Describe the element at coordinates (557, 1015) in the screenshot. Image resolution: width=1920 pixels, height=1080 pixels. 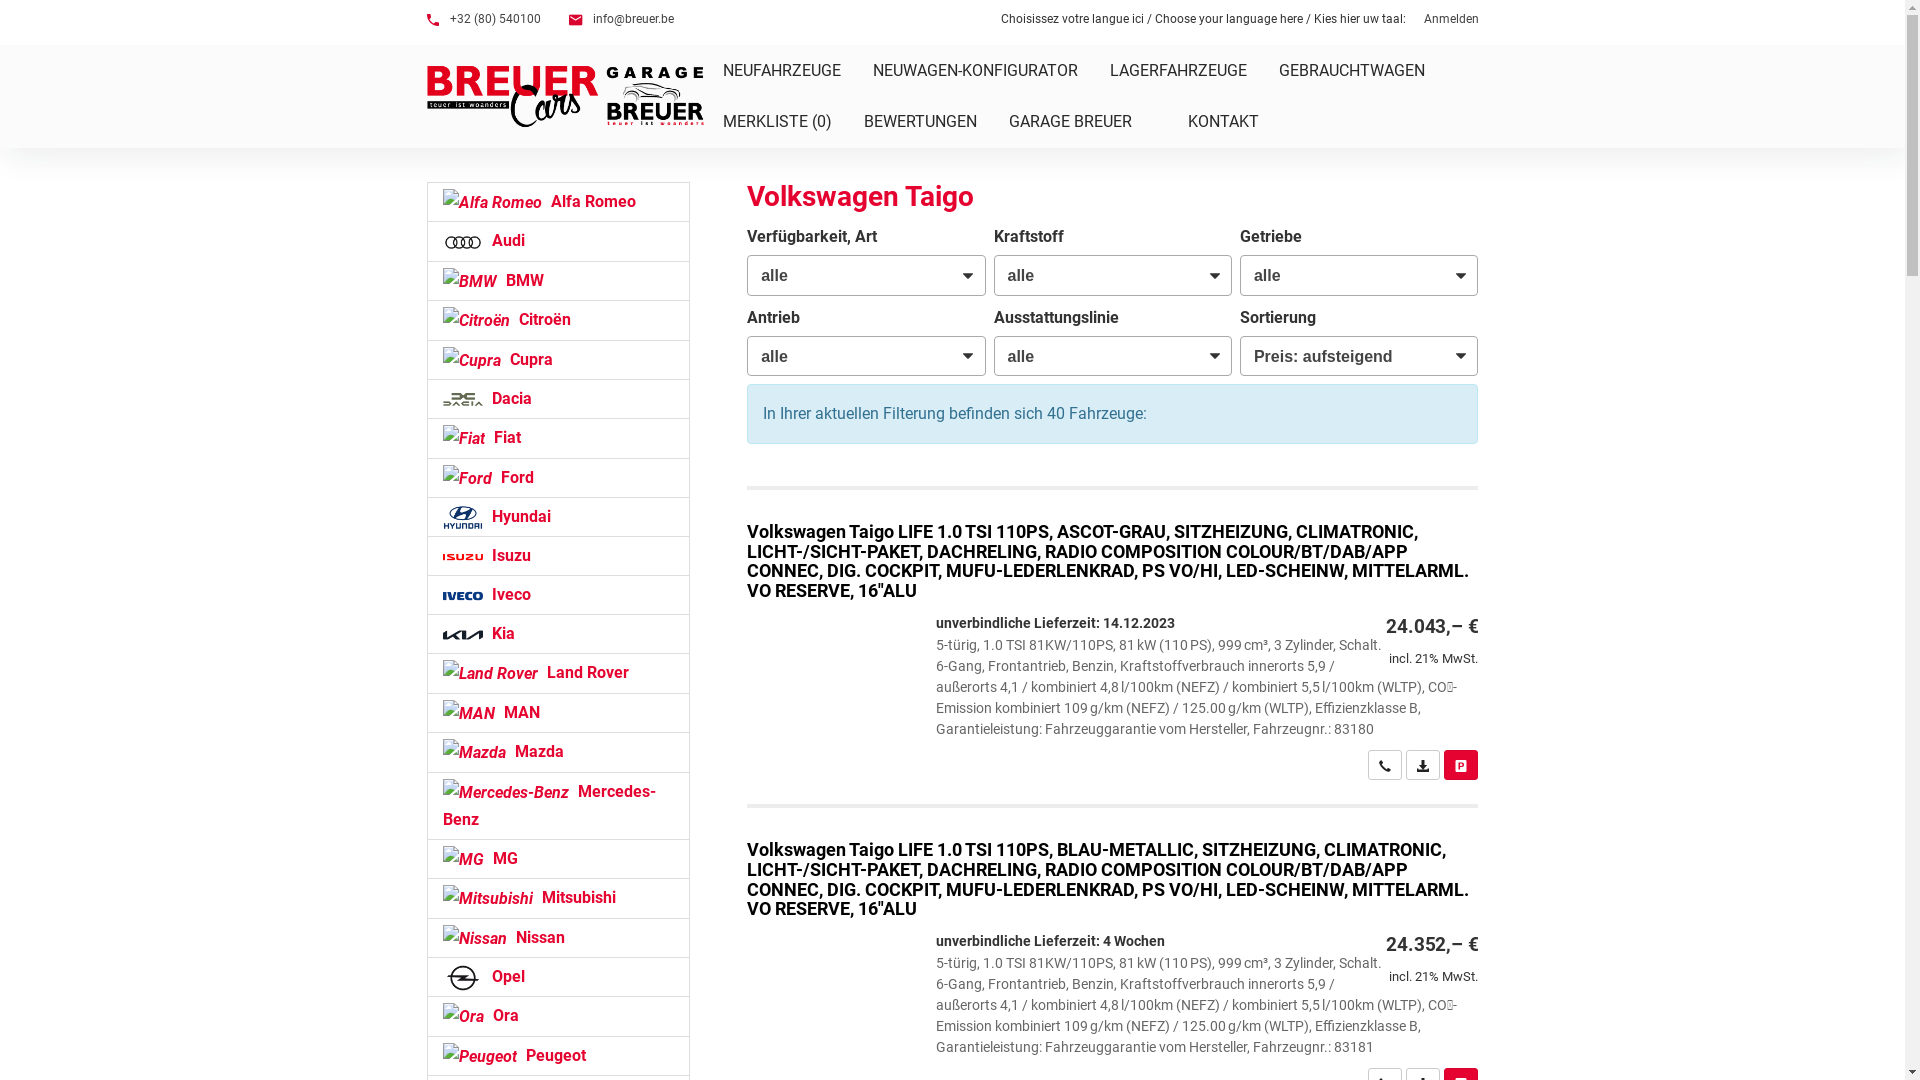
I see `'Ora'` at that location.